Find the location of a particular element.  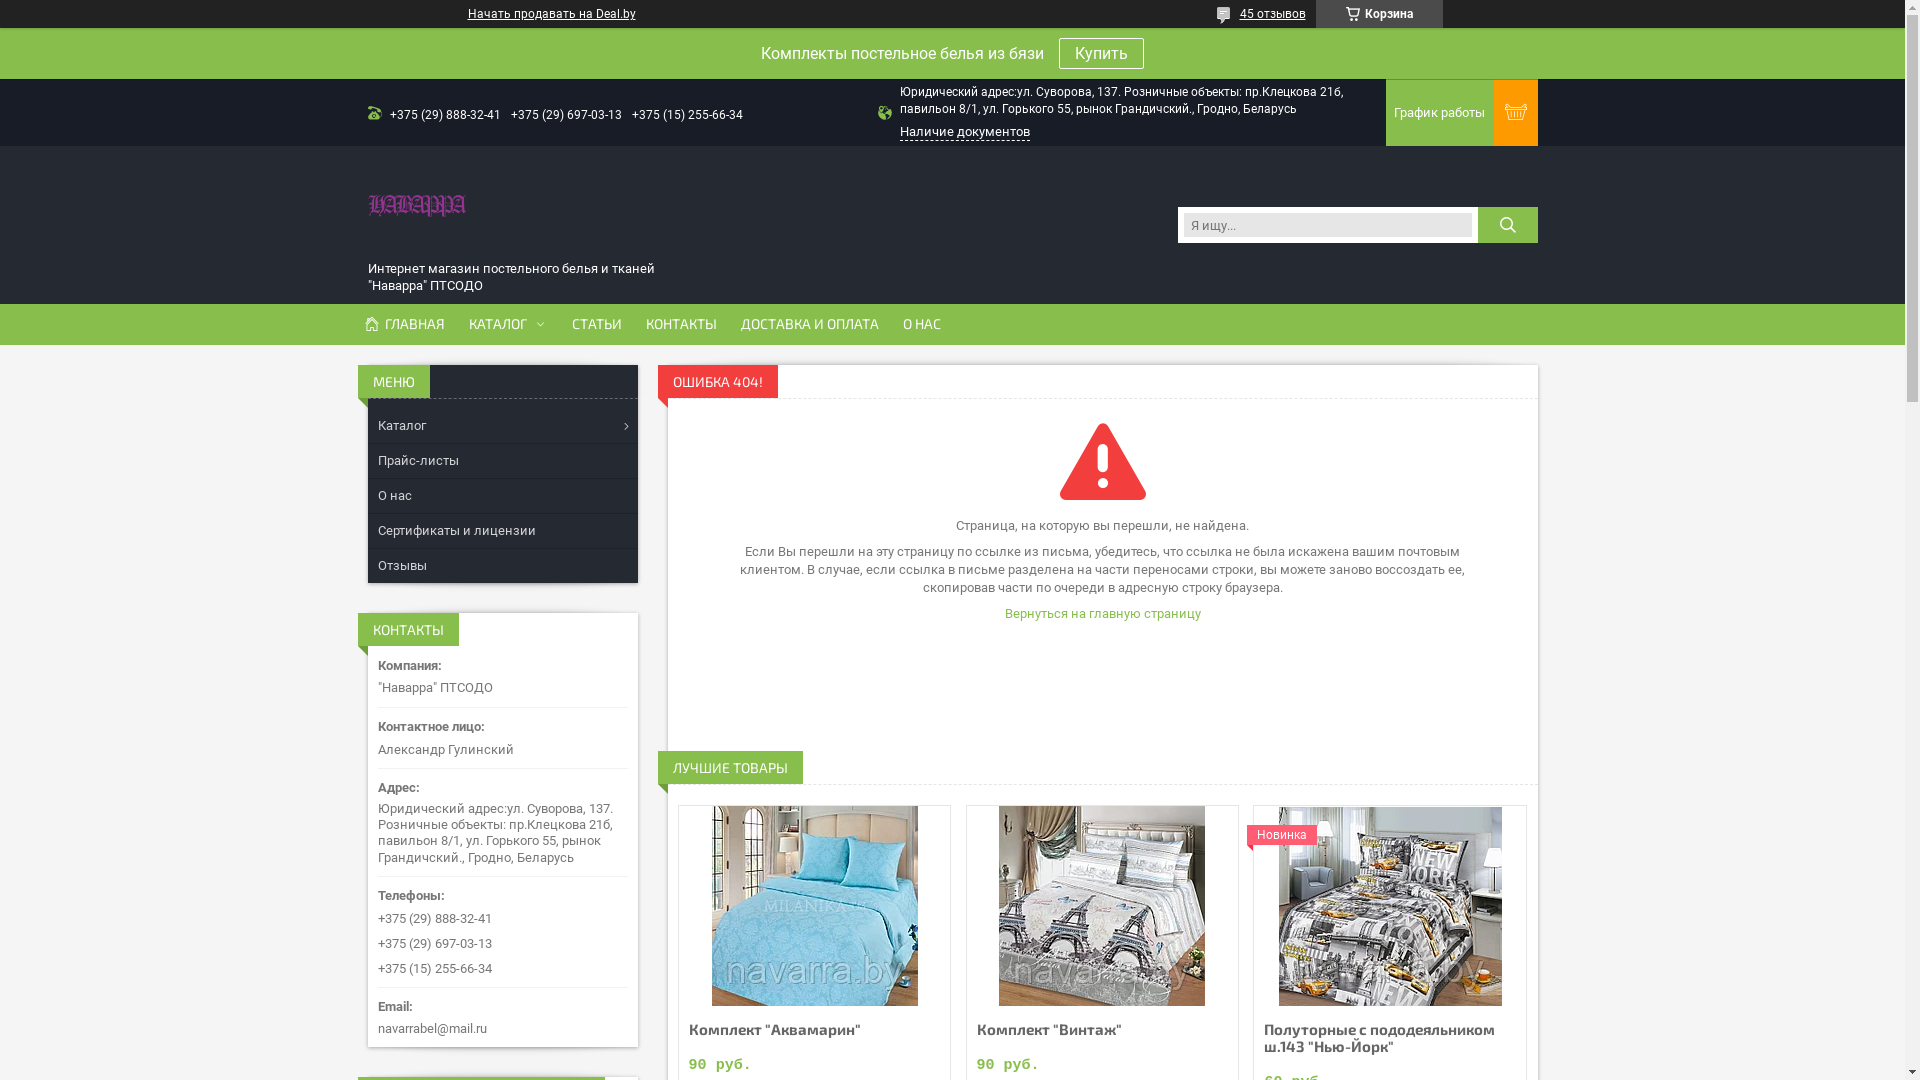

'navarrabel@mail.ru' is located at coordinates (503, 1011).